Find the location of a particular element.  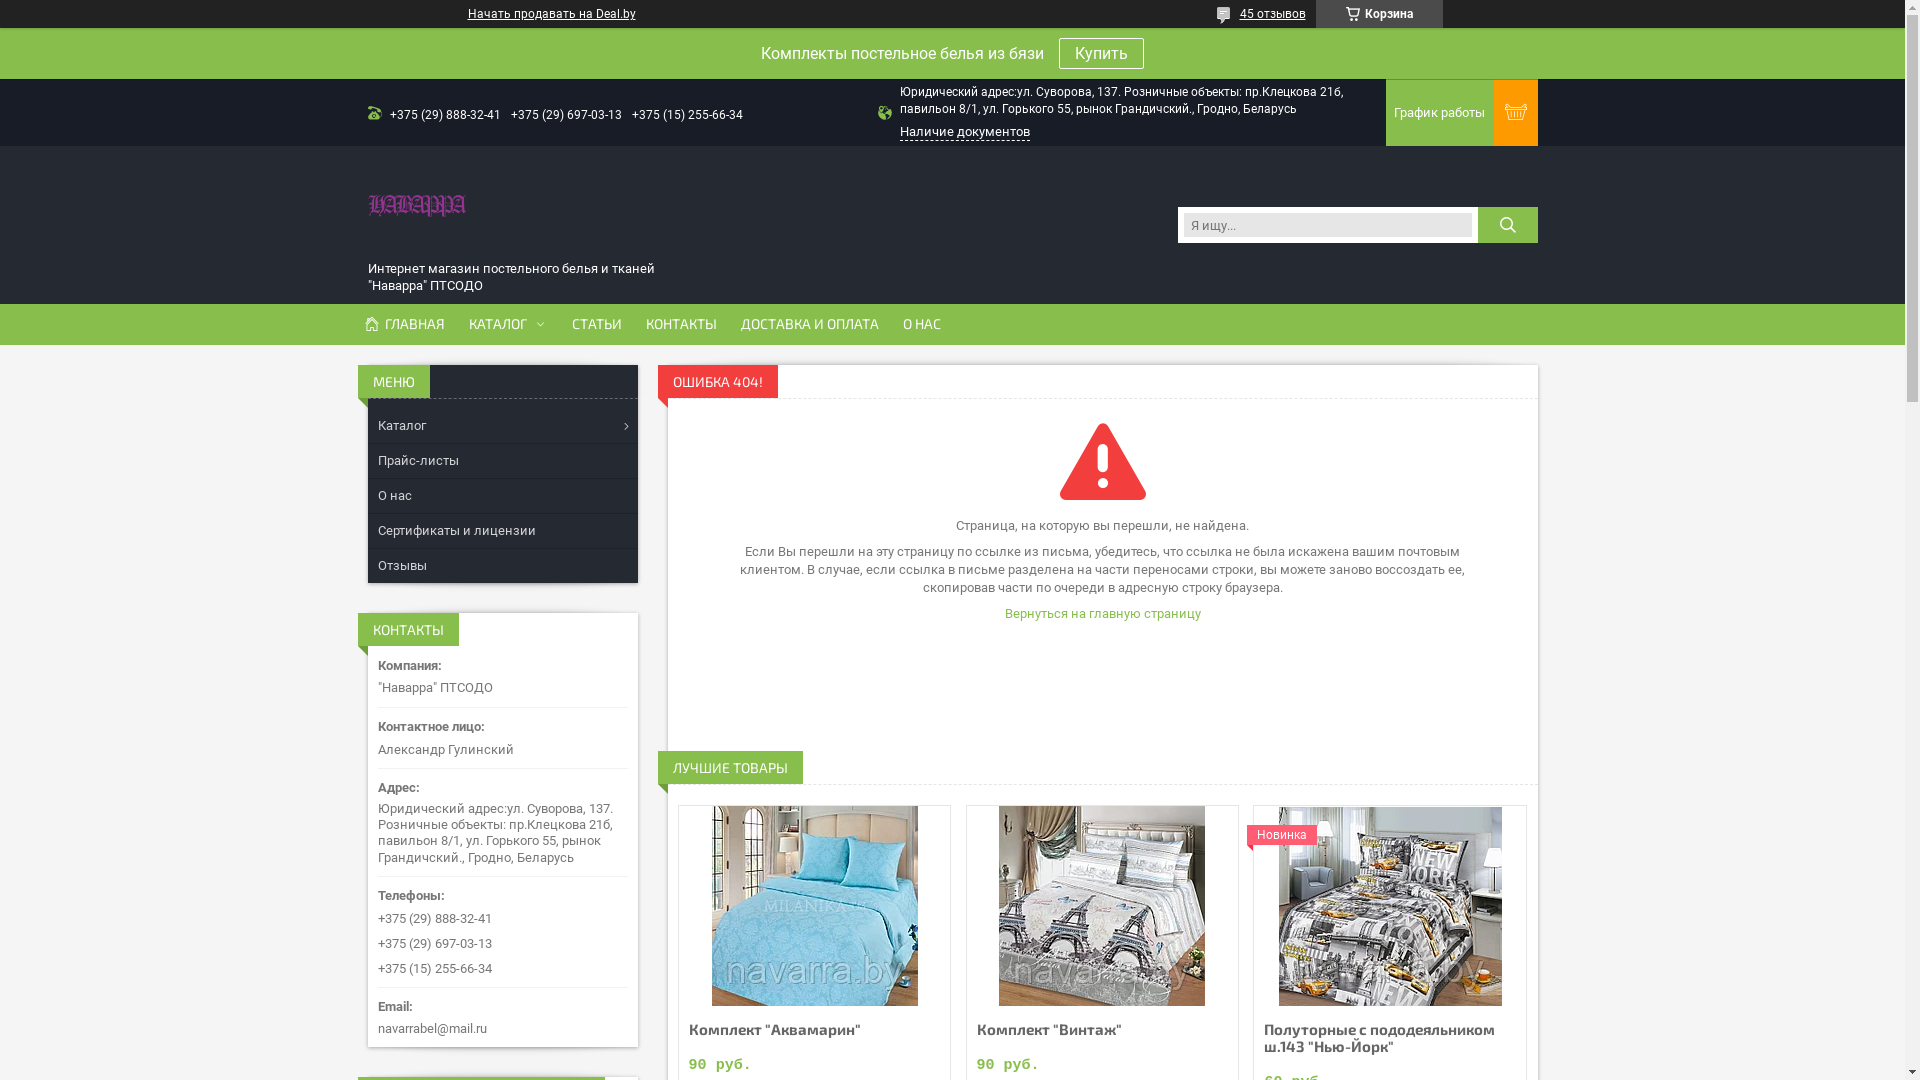

'navarrabel@mail.ru' is located at coordinates (503, 1011).